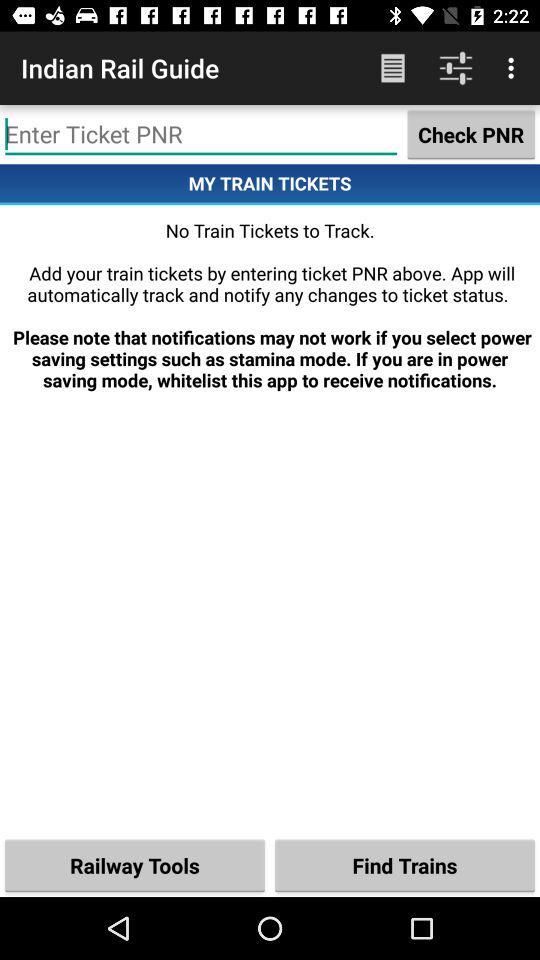 The height and width of the screenshot is (960, 540). Describe the element at coordinates (135, 864) in the screenshot. I see `the icon below no train tickets` at that location.